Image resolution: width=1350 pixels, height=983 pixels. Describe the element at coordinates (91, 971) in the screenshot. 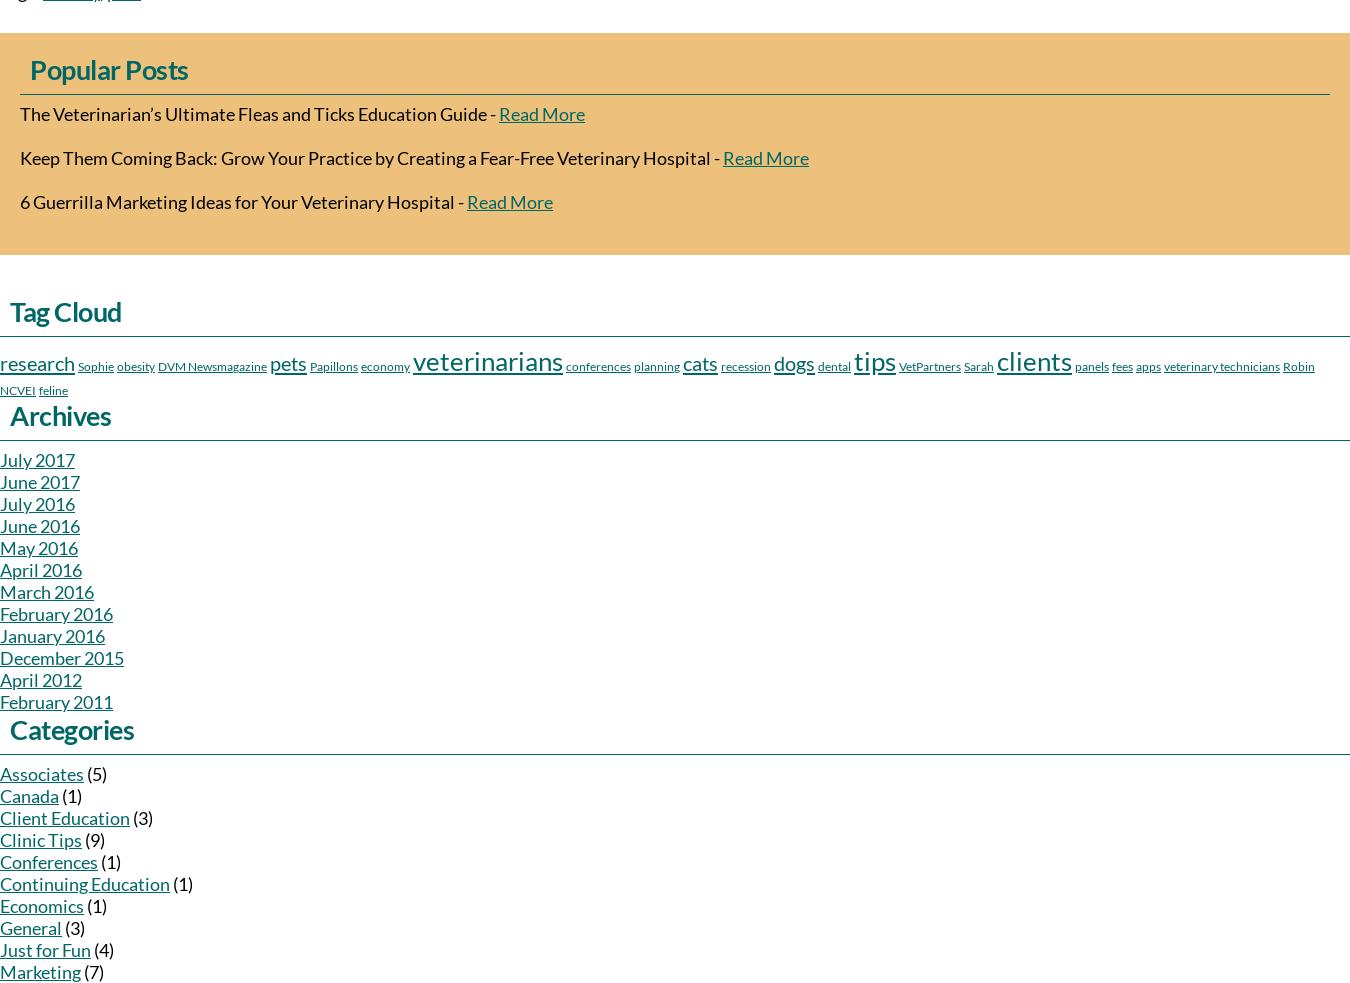

I see `'(7)'` at that location.